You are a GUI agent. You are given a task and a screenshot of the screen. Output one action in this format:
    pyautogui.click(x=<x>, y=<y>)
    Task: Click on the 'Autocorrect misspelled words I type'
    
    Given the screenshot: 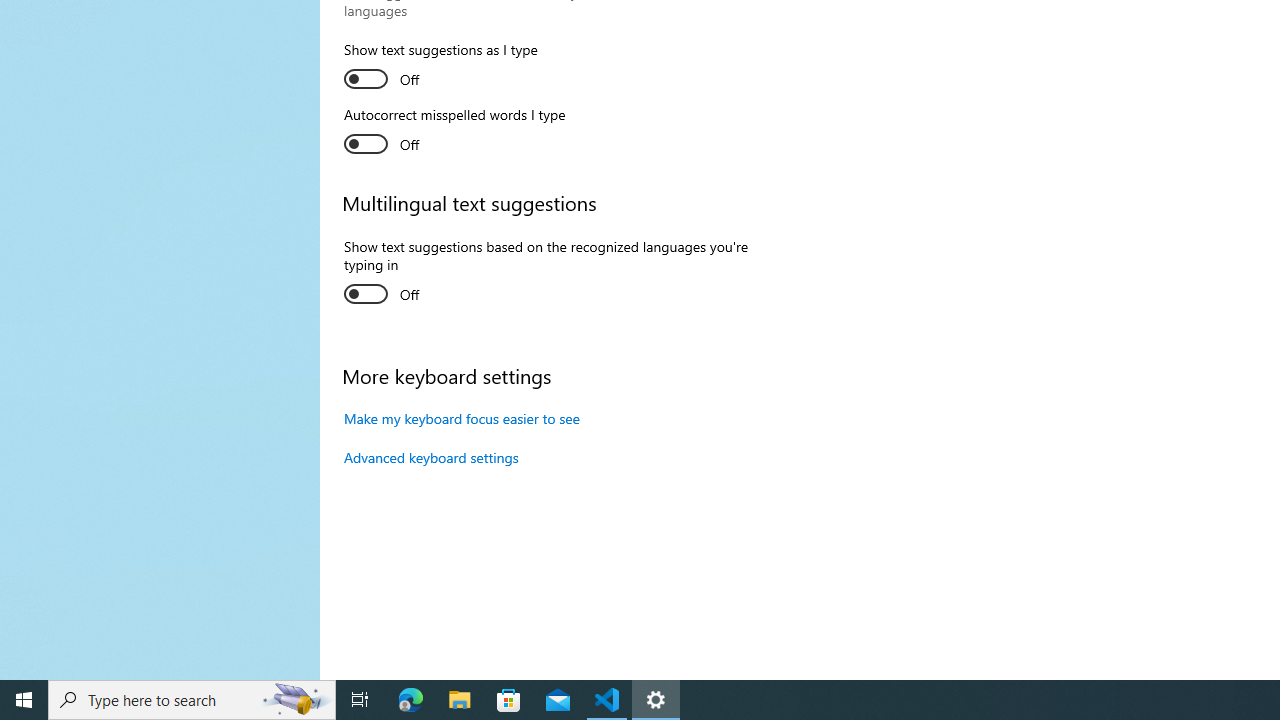 What is the action you would take?
    pyautogui.click(x=454, y=132)
    